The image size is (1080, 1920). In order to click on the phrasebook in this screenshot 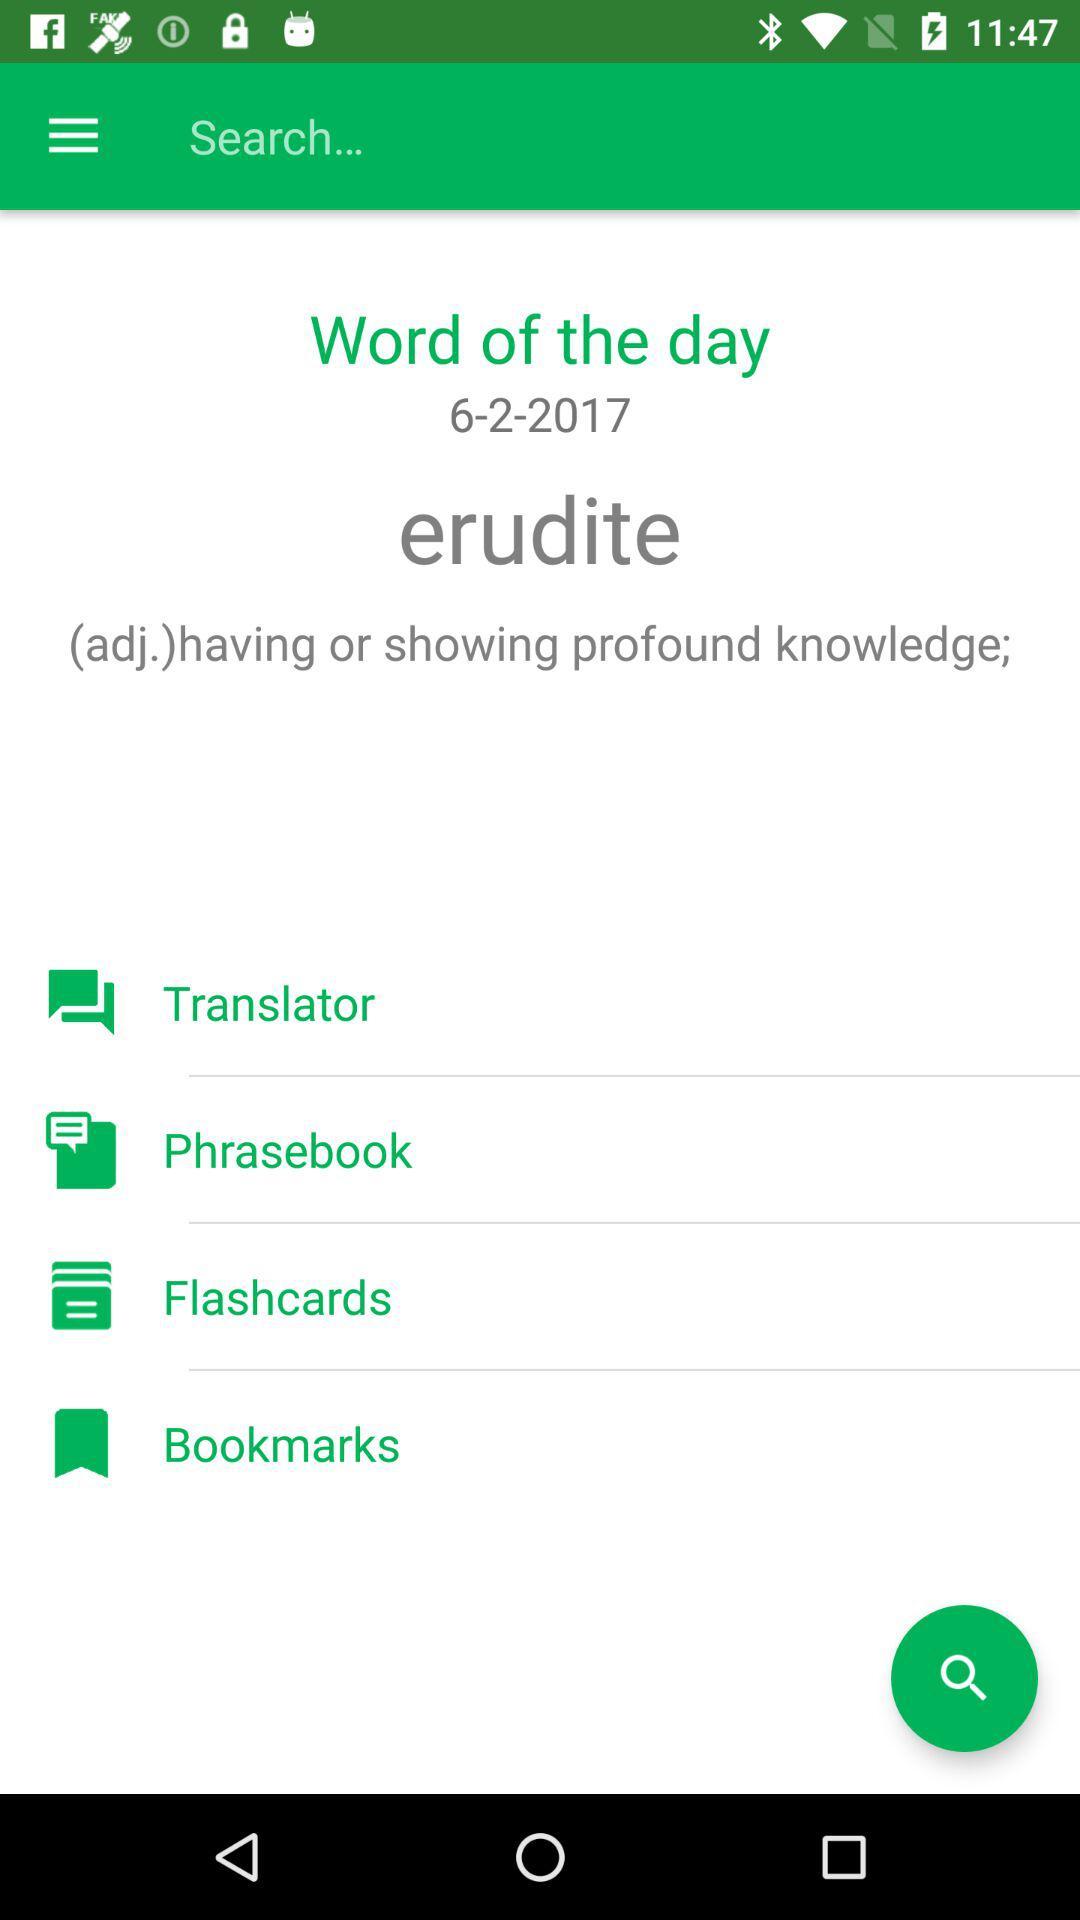, I will do `click(287, 1149)`.